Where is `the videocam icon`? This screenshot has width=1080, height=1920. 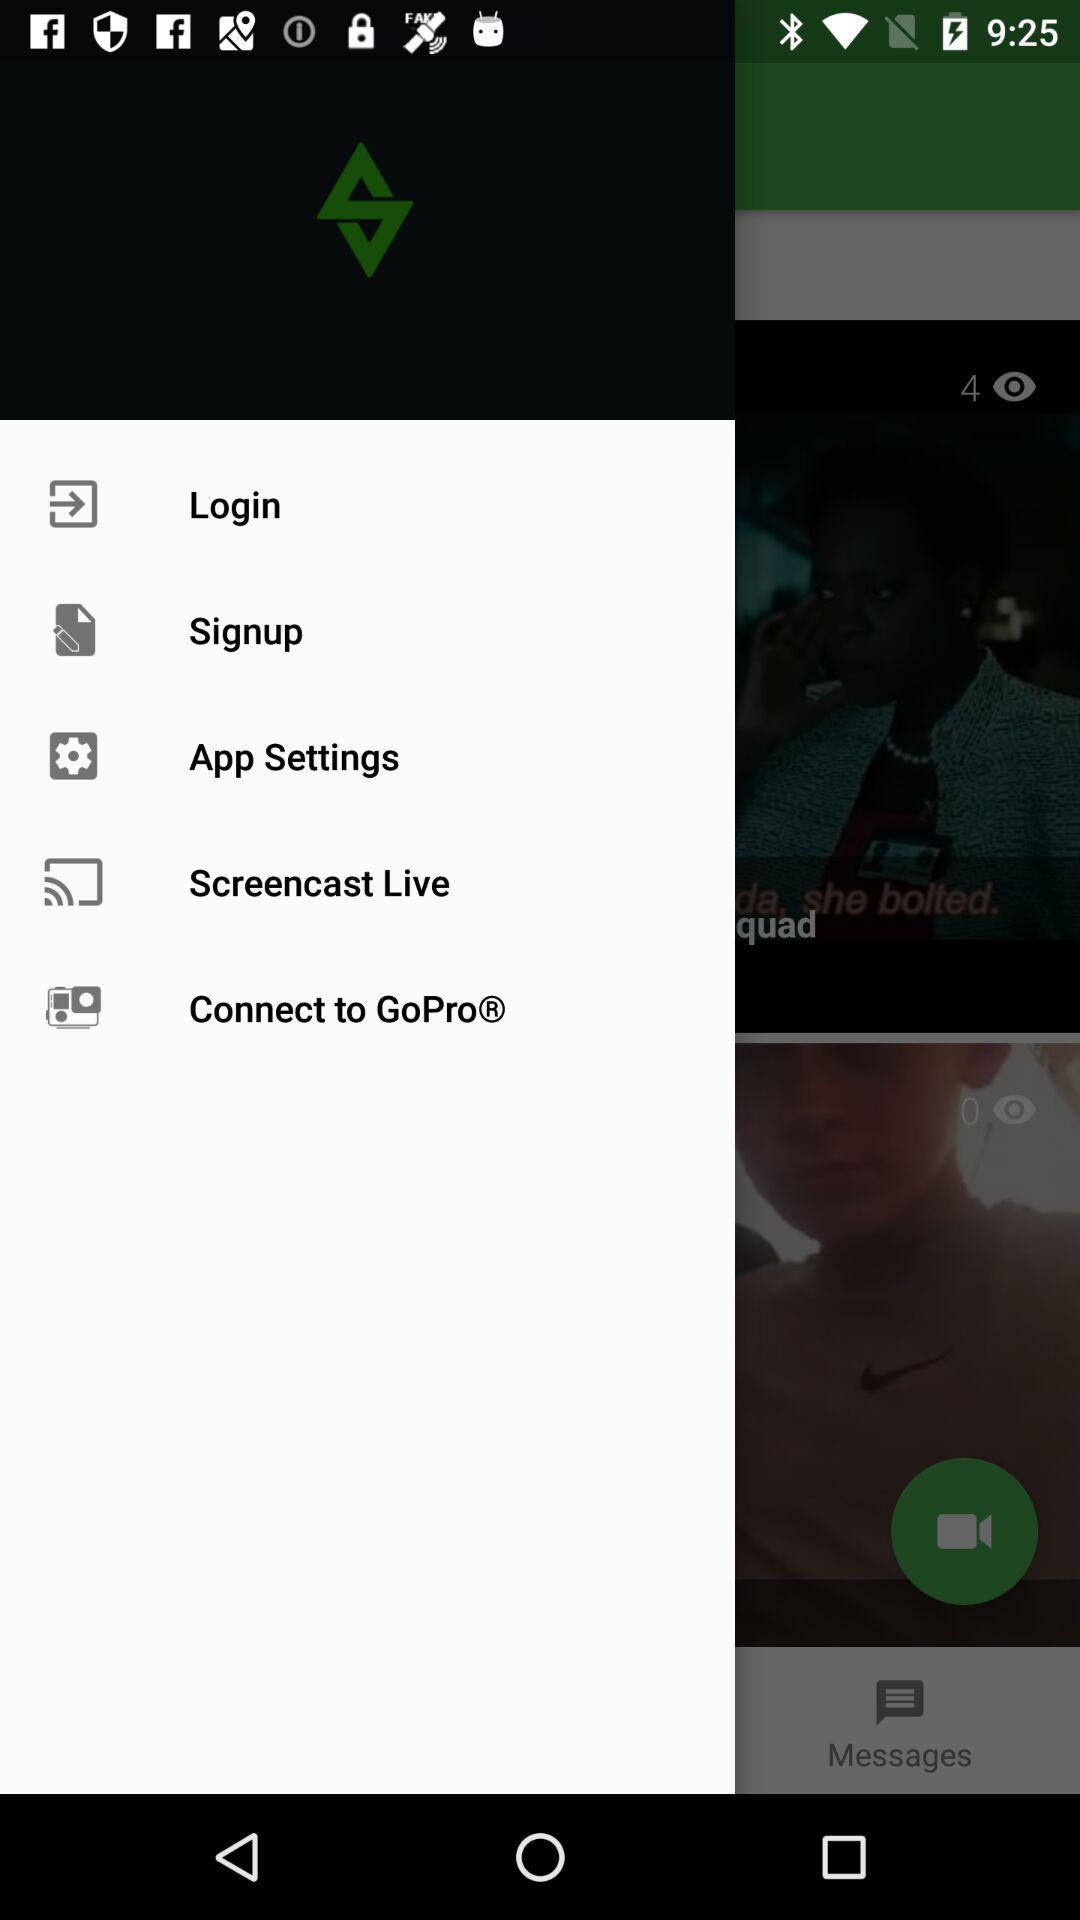
the videocam icon is located at coordinates (963, 1530).